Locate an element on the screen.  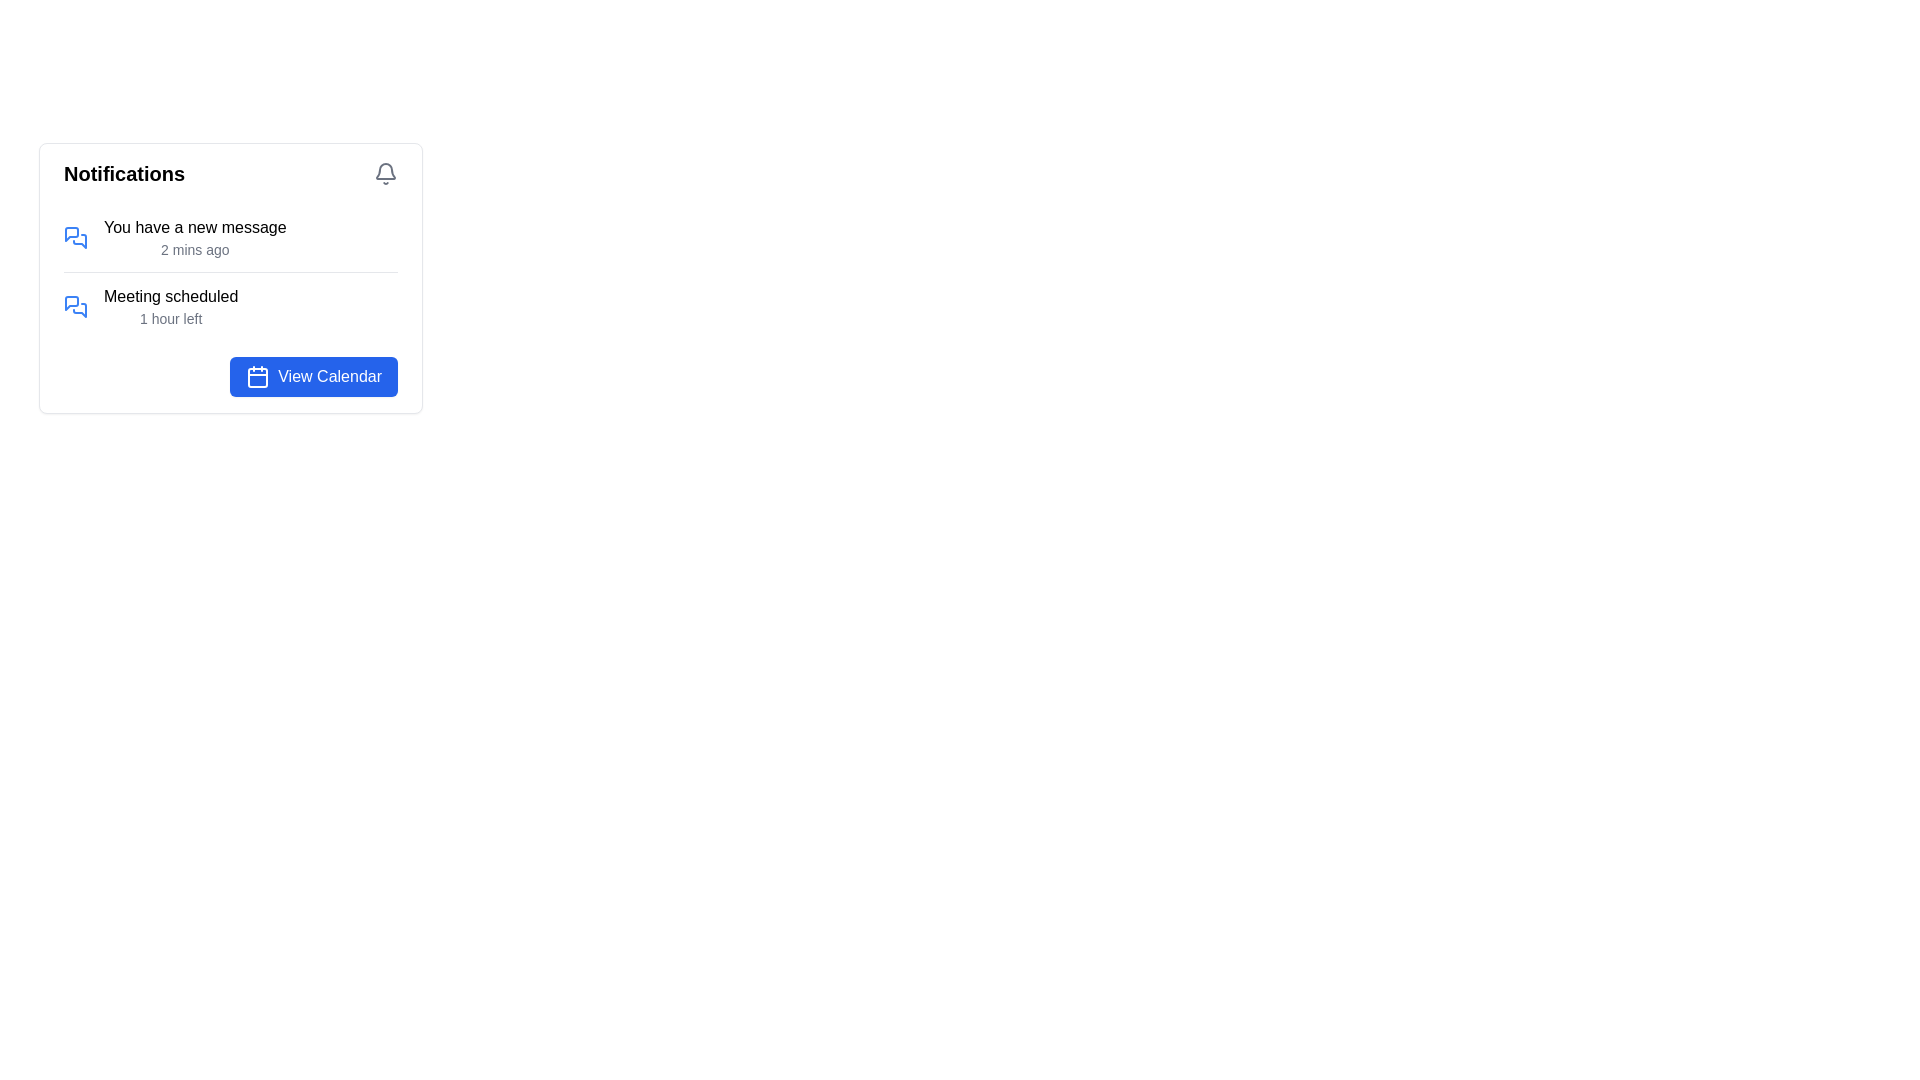
the bell-shaped notification icon located in the upper-right corner of the Notifications section header is located at coordinates (385, 172).